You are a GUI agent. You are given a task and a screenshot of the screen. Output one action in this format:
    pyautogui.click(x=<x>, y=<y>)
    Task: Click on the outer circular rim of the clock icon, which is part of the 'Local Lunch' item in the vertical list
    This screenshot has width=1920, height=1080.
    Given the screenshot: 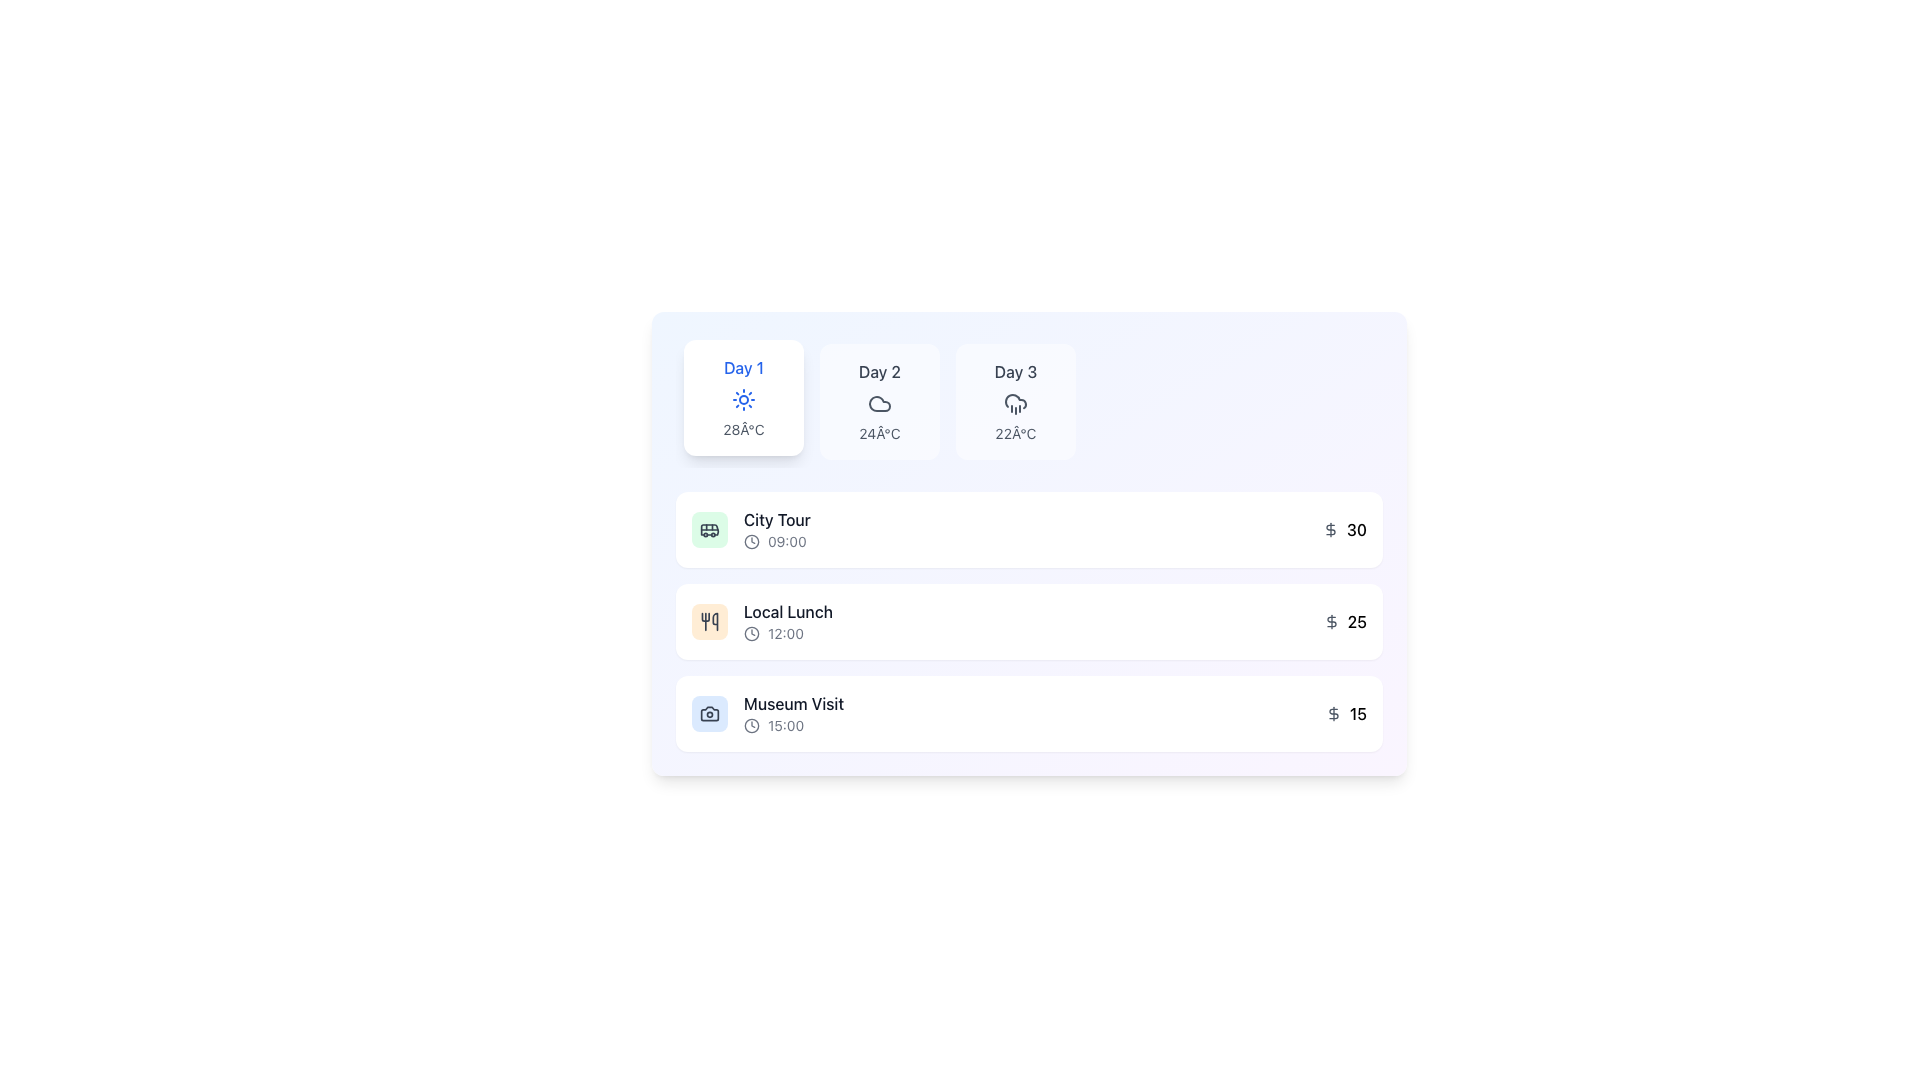 What is the action you would take?
    pyautogui.click(x=751, y=542)
    